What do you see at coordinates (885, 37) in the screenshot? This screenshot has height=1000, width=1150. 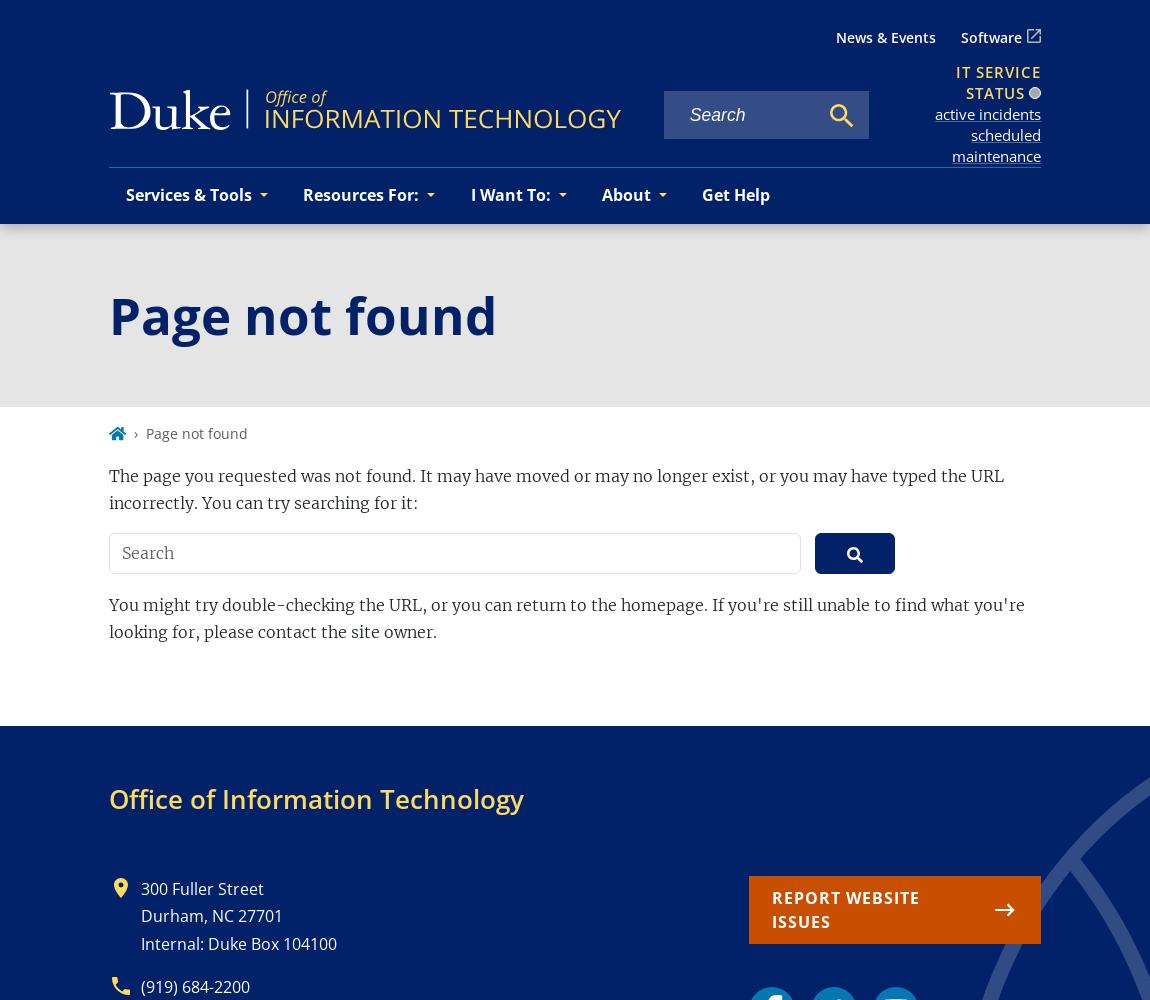 I see `'News & Events'` at bounding box center [885, 37].